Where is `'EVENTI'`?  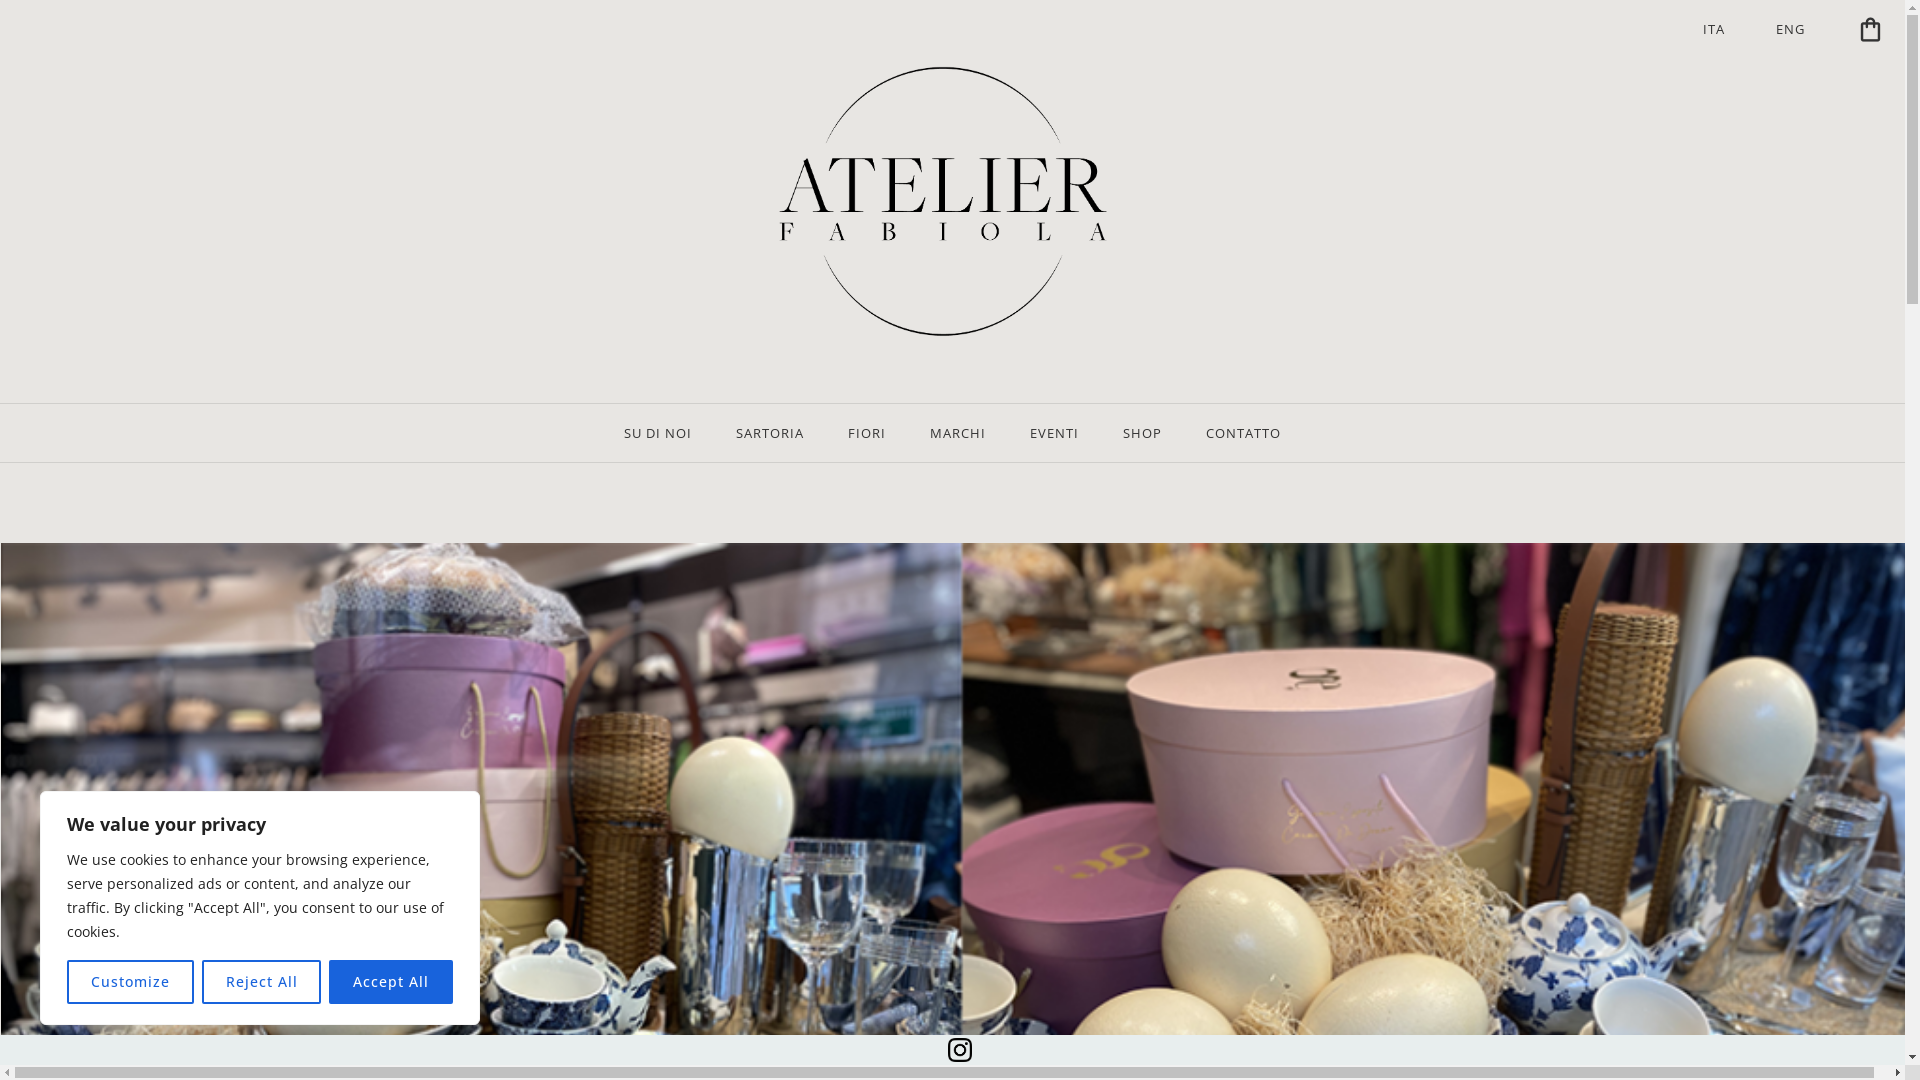
'EVENTI' is located at coordinates (1053, 431).